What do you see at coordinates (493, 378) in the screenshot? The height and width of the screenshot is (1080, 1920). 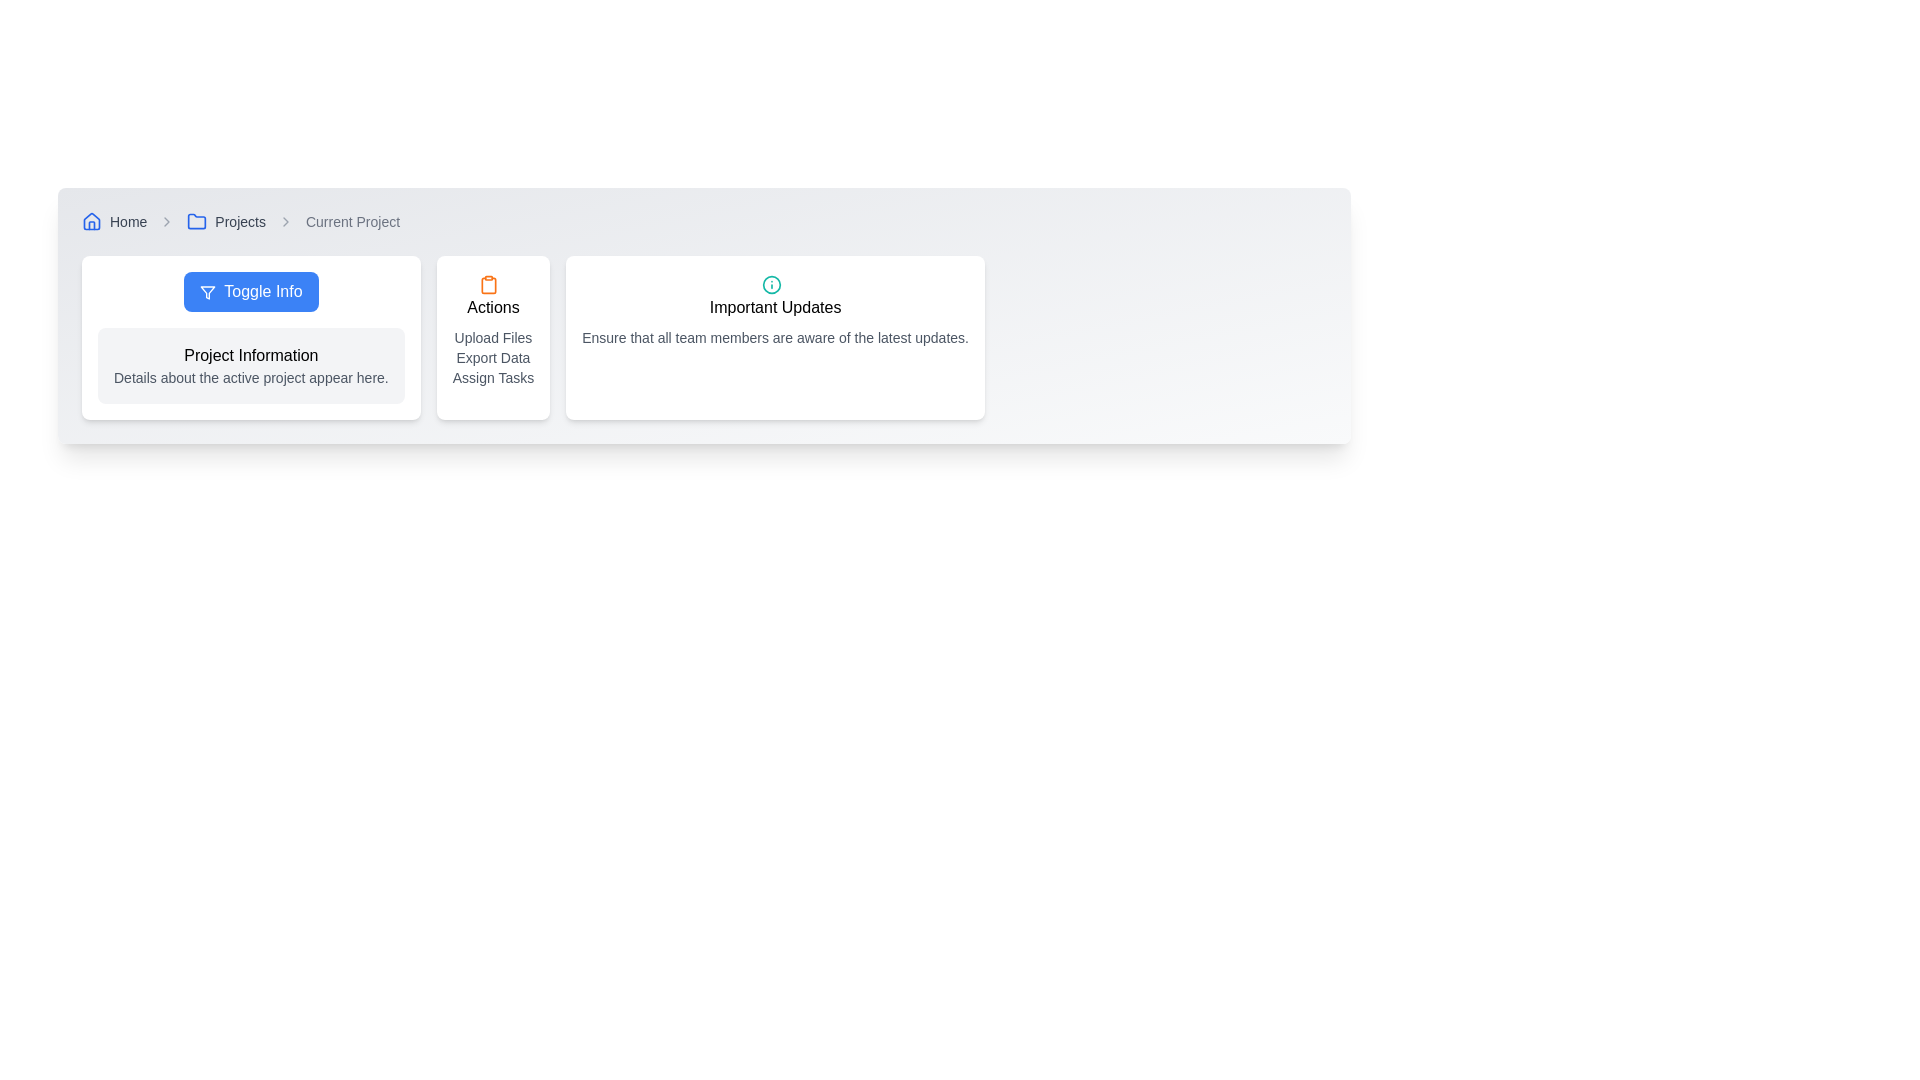 I see `the third text label in the 'Actions' section, which likely provides a caption for task assignment functionality` at bounding box center [493, 378].